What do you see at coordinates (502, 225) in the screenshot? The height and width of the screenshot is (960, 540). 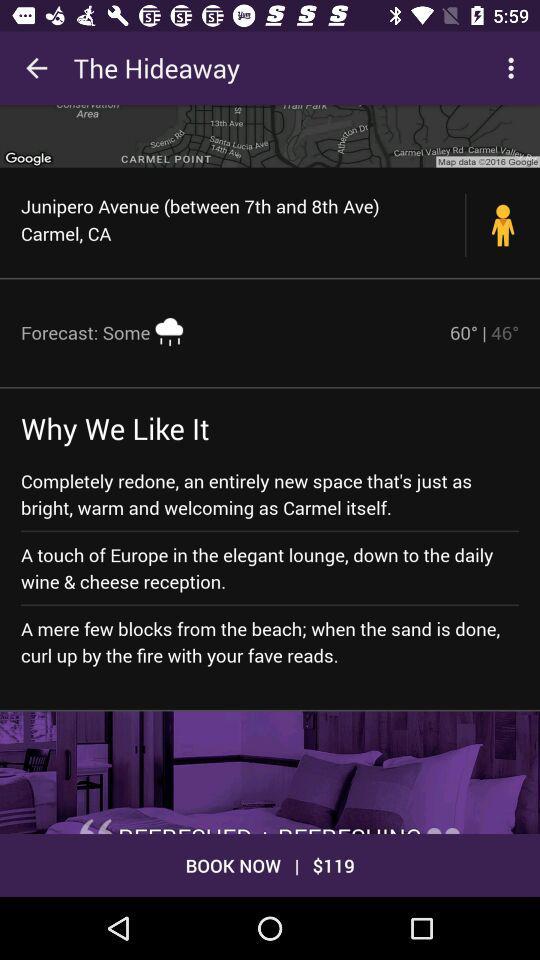 I see `item next to the junipero avenue between icon` at bounding box center [502, 225].